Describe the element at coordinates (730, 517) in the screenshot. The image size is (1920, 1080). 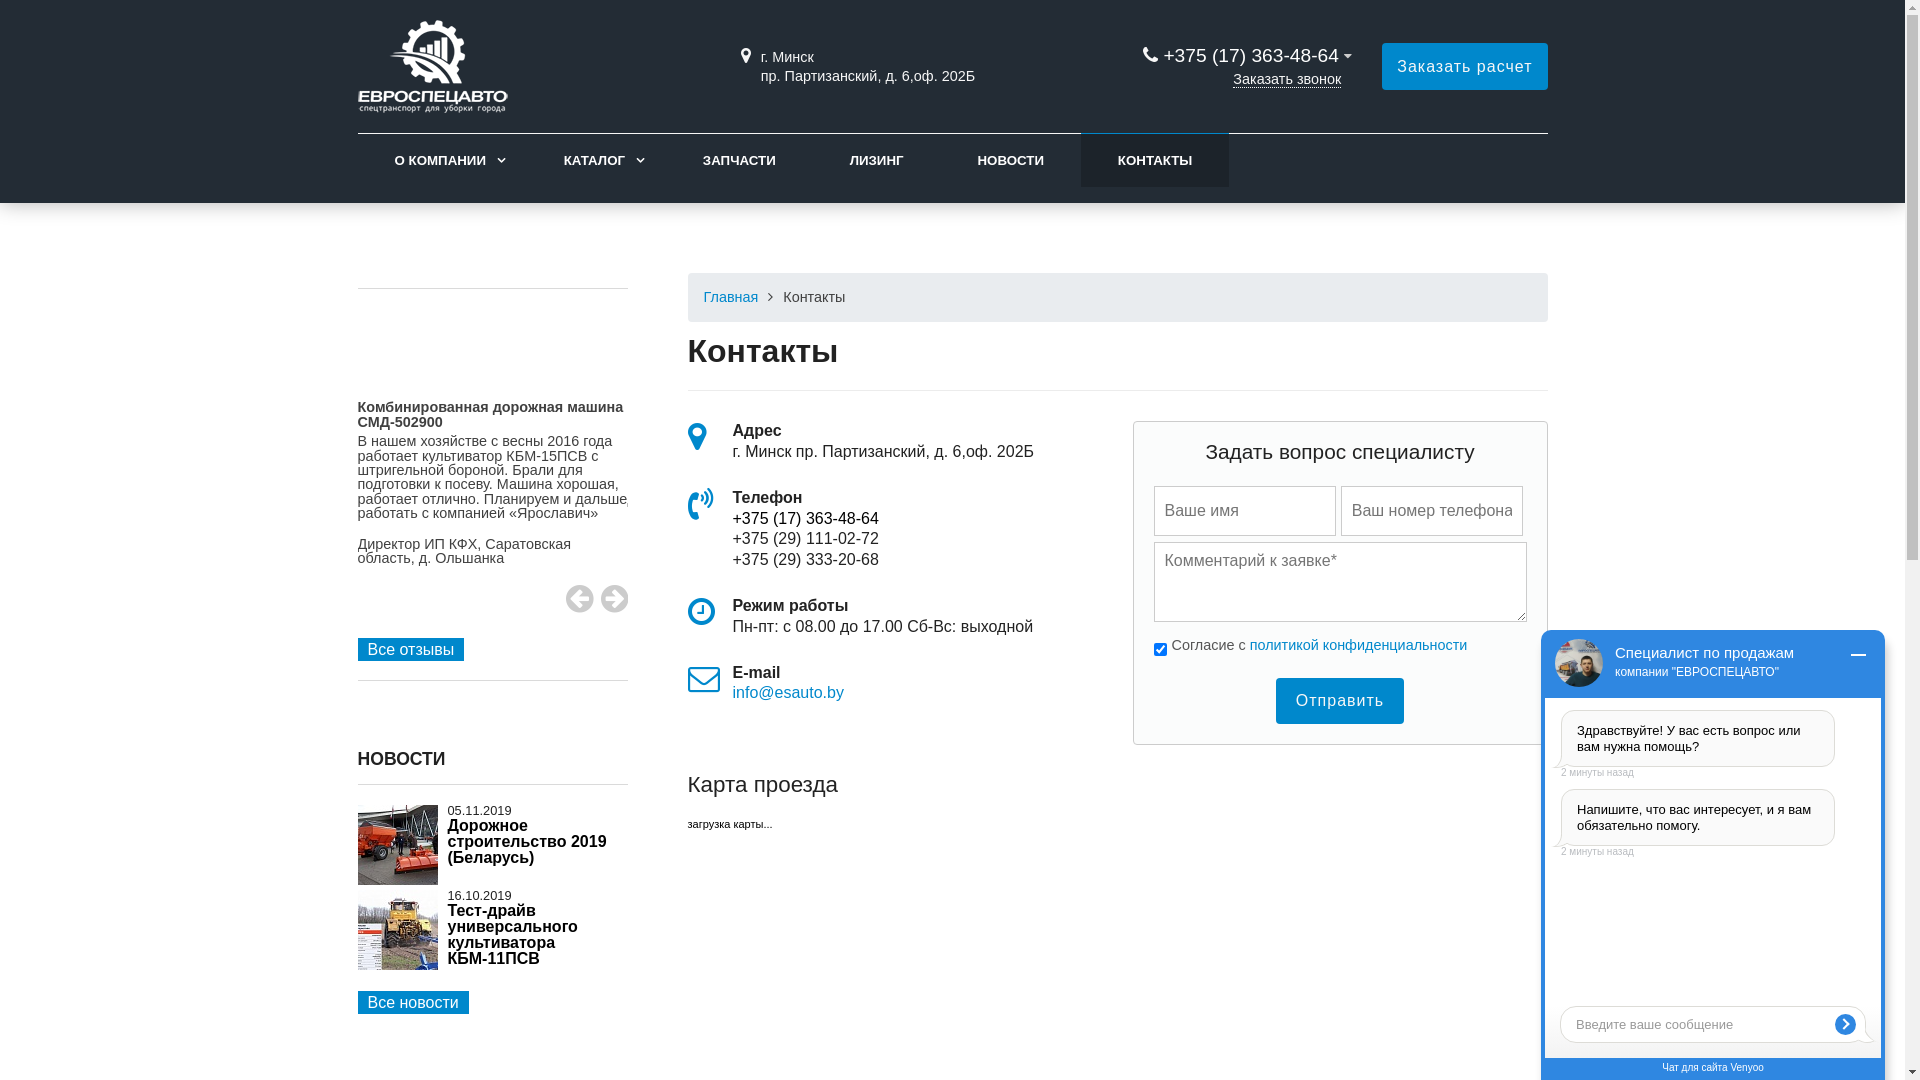
I see `'+375 (17) 363-48-64'` at that location.